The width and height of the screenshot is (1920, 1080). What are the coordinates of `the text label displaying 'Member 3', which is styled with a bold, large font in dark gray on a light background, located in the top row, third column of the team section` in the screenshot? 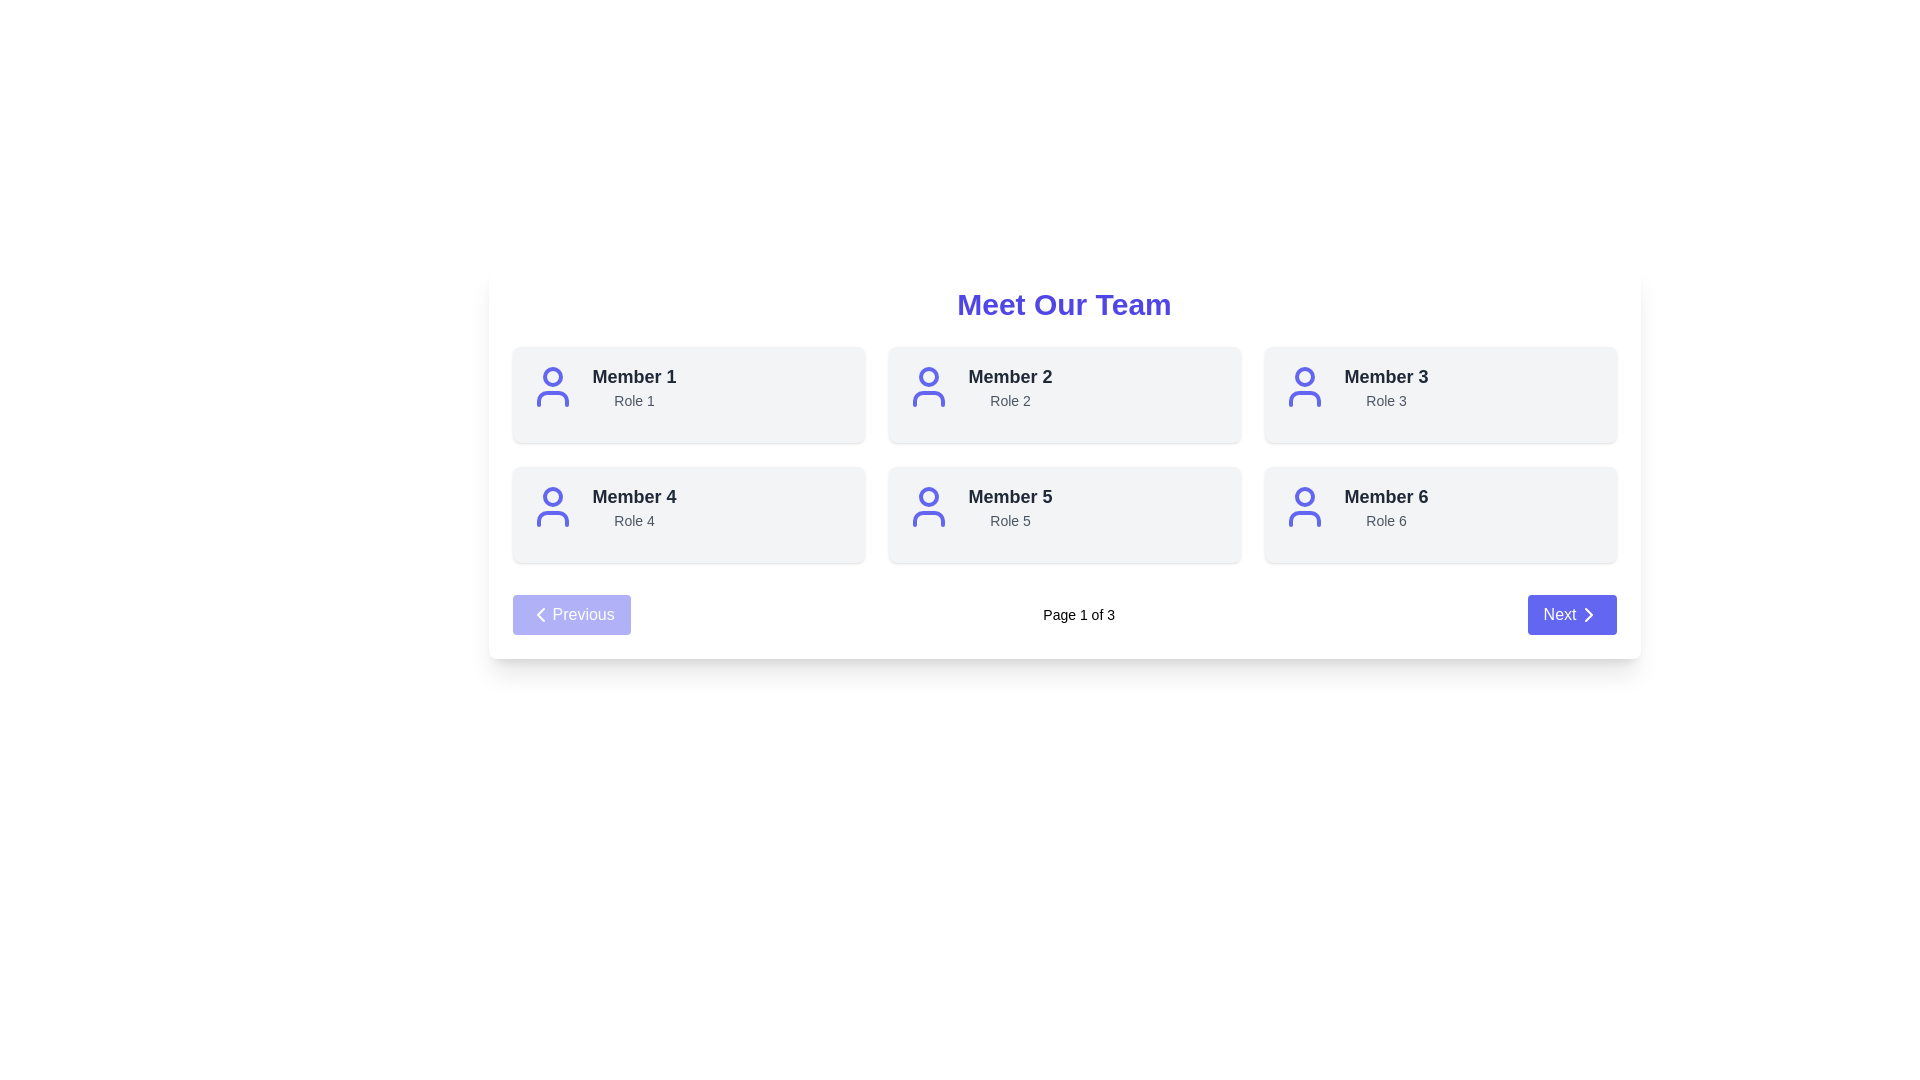 It's located at (1385, 377).